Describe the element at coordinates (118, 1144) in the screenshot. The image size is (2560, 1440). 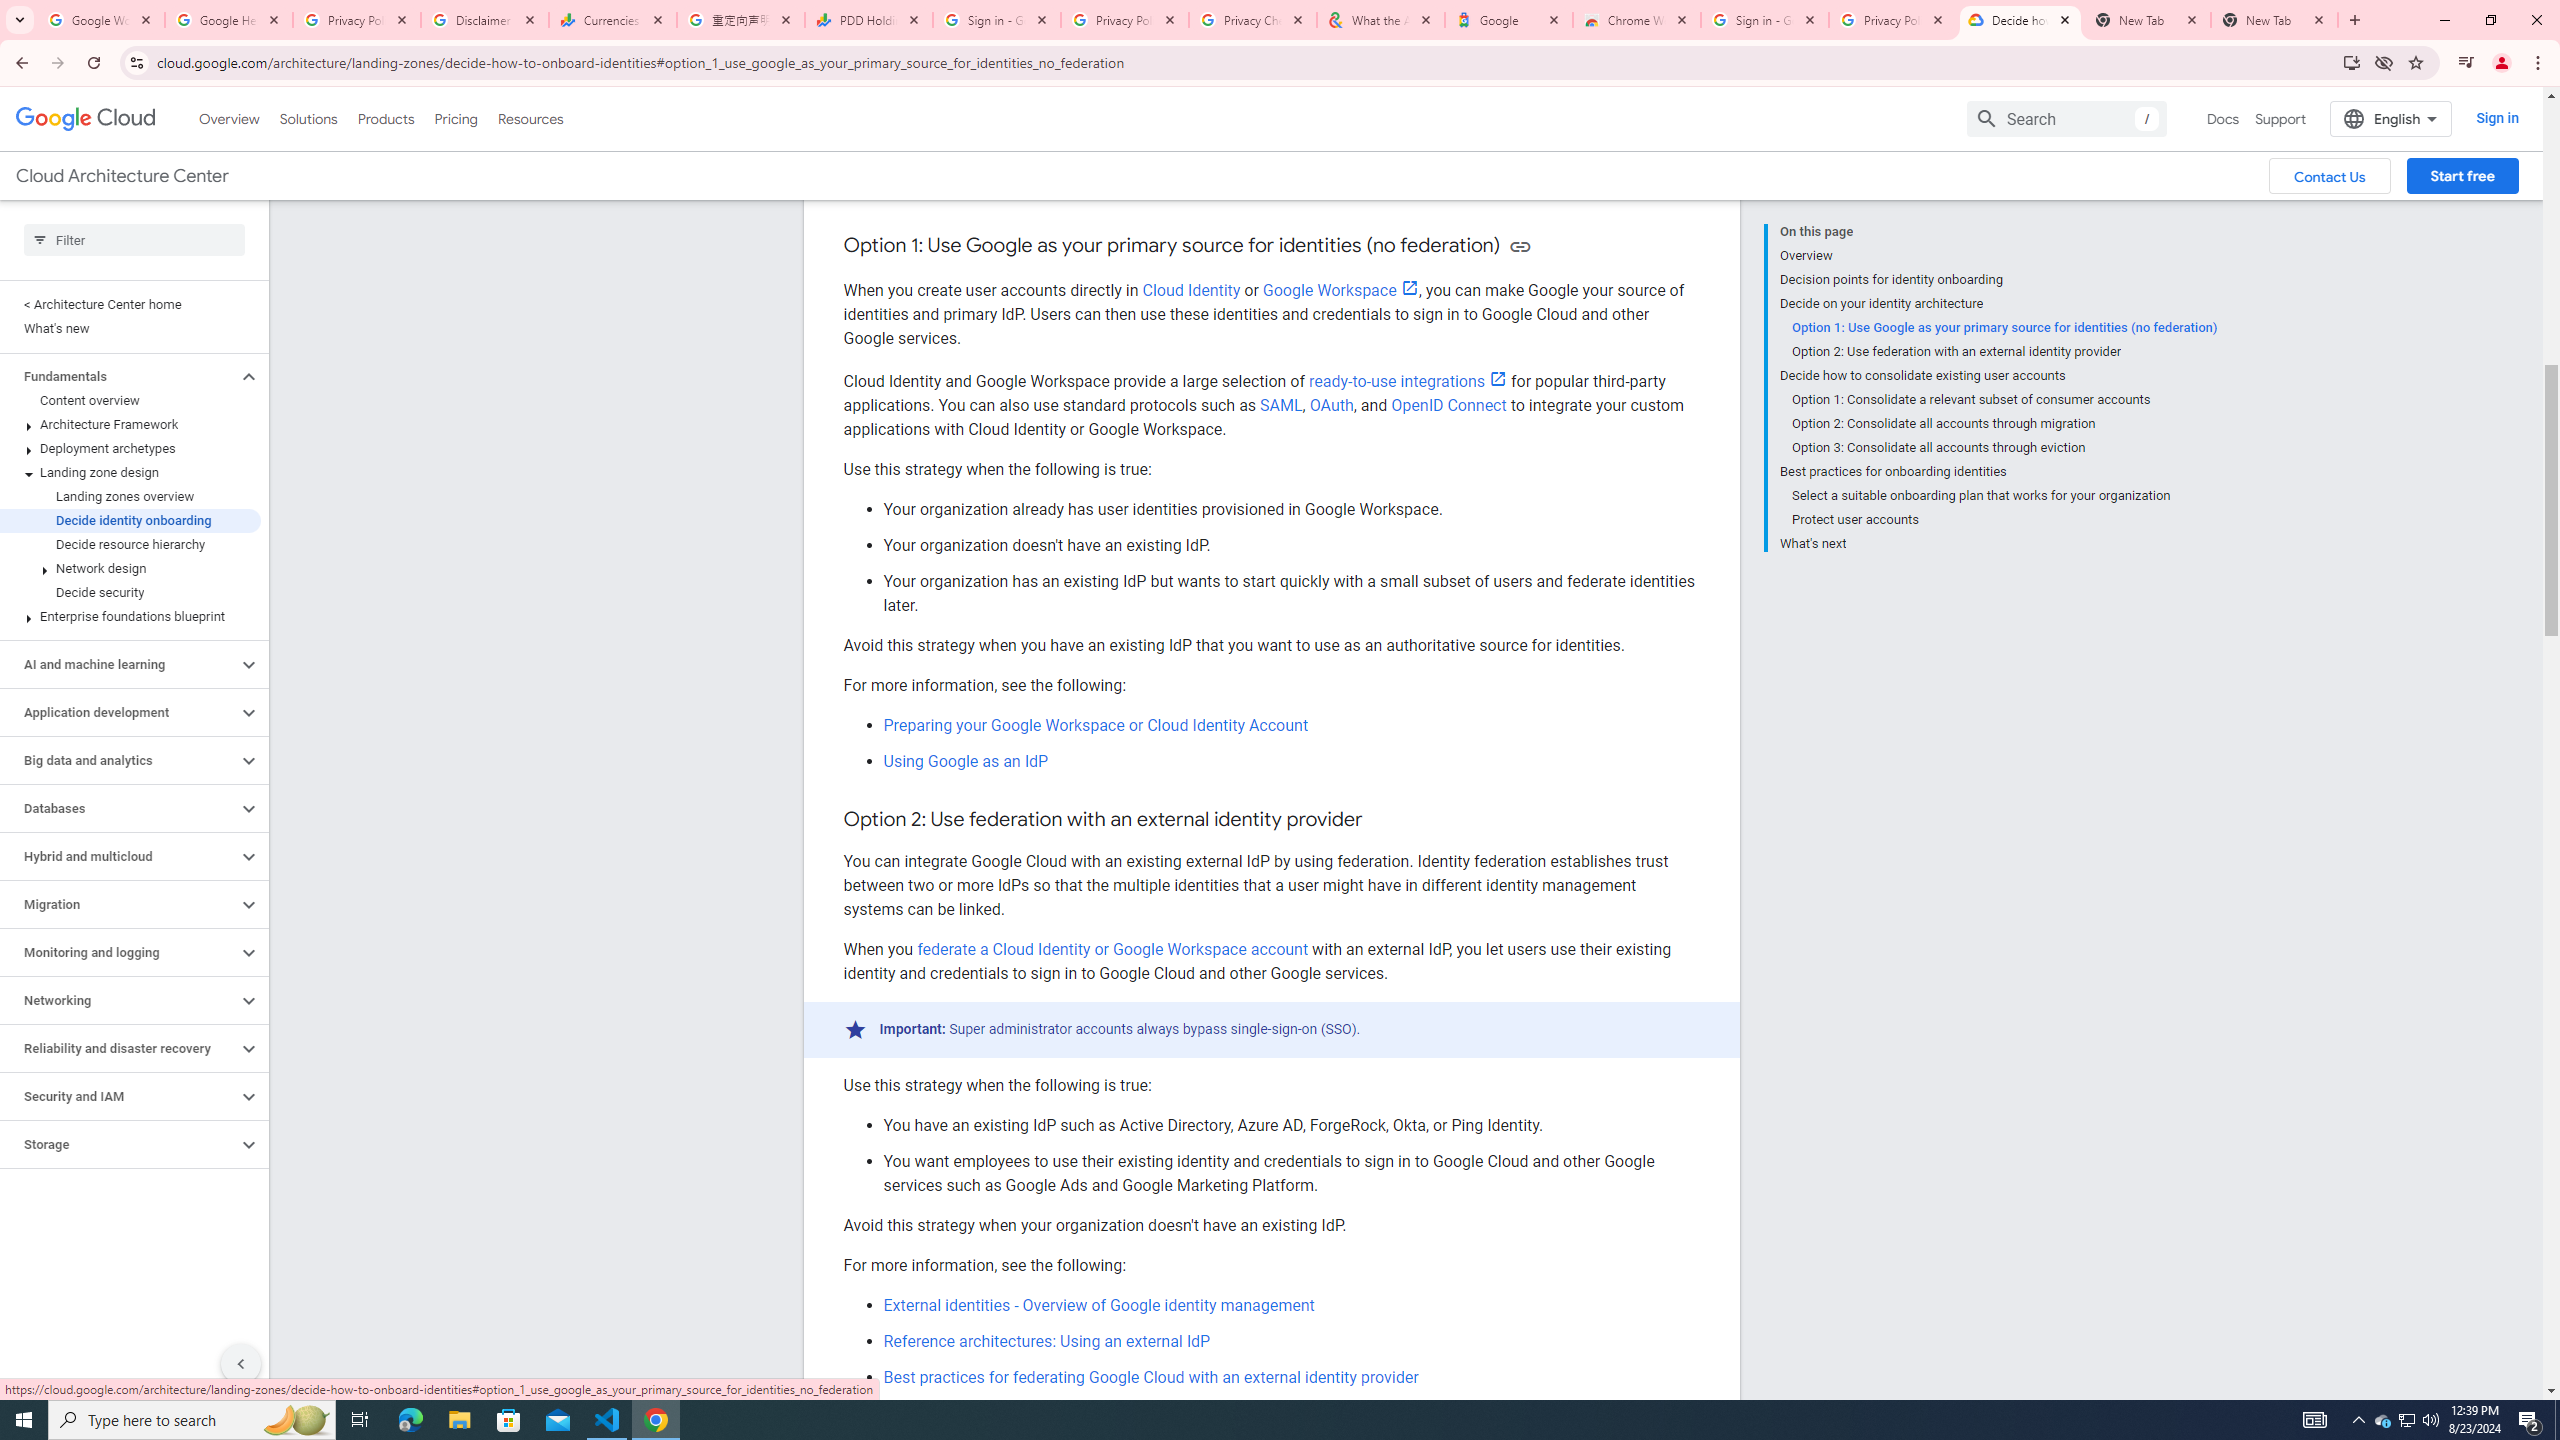
I see `'Storage'` at that location.